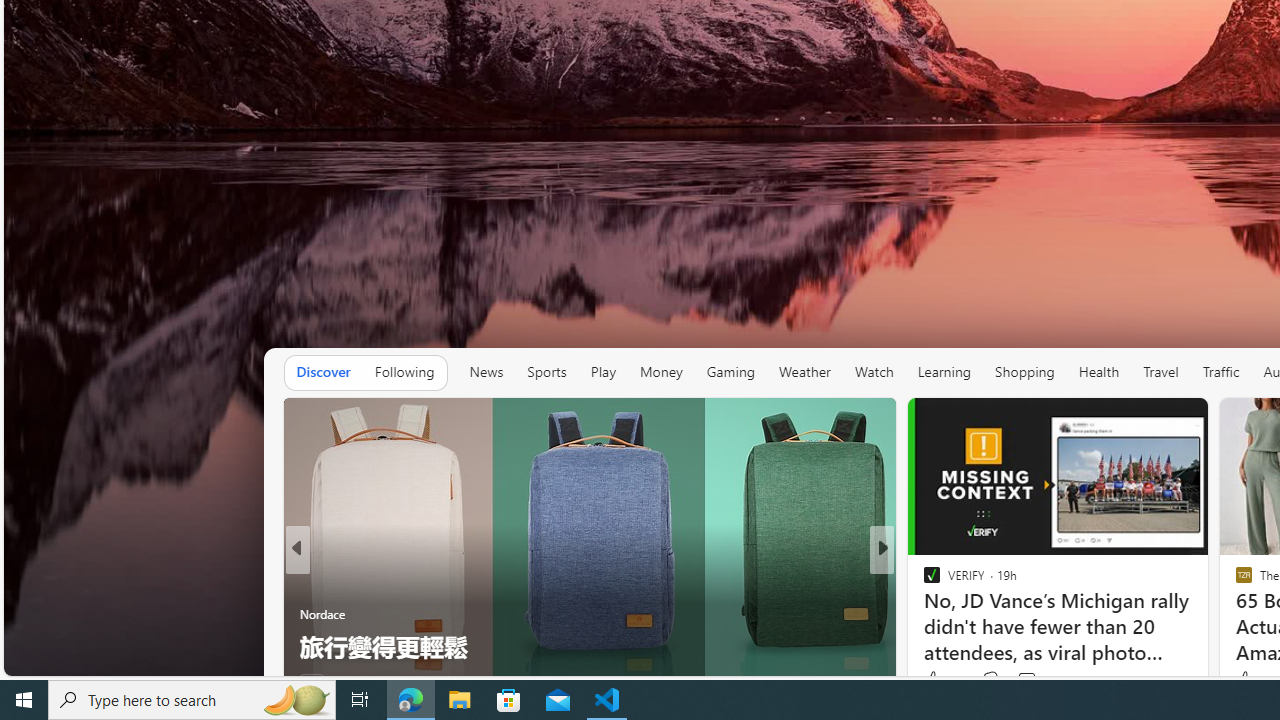  What do you see at coordinates (1097, 372) in the screenshot?
I see `'Health'` at bounding box center [1097, 372].